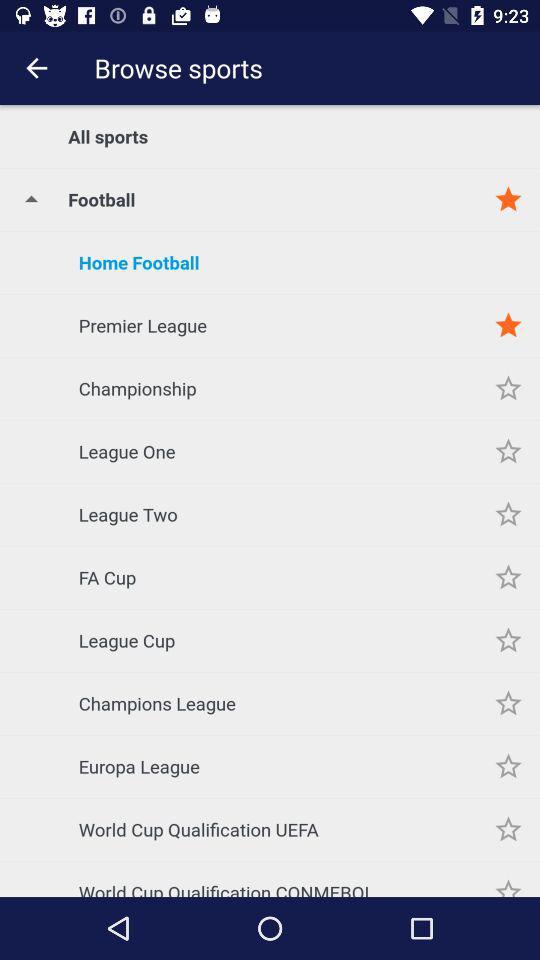 The height and width of the screenshot is (960, 540). Describe the element at coordinates (508, 639) in the screenshot. I see `option` at that location.